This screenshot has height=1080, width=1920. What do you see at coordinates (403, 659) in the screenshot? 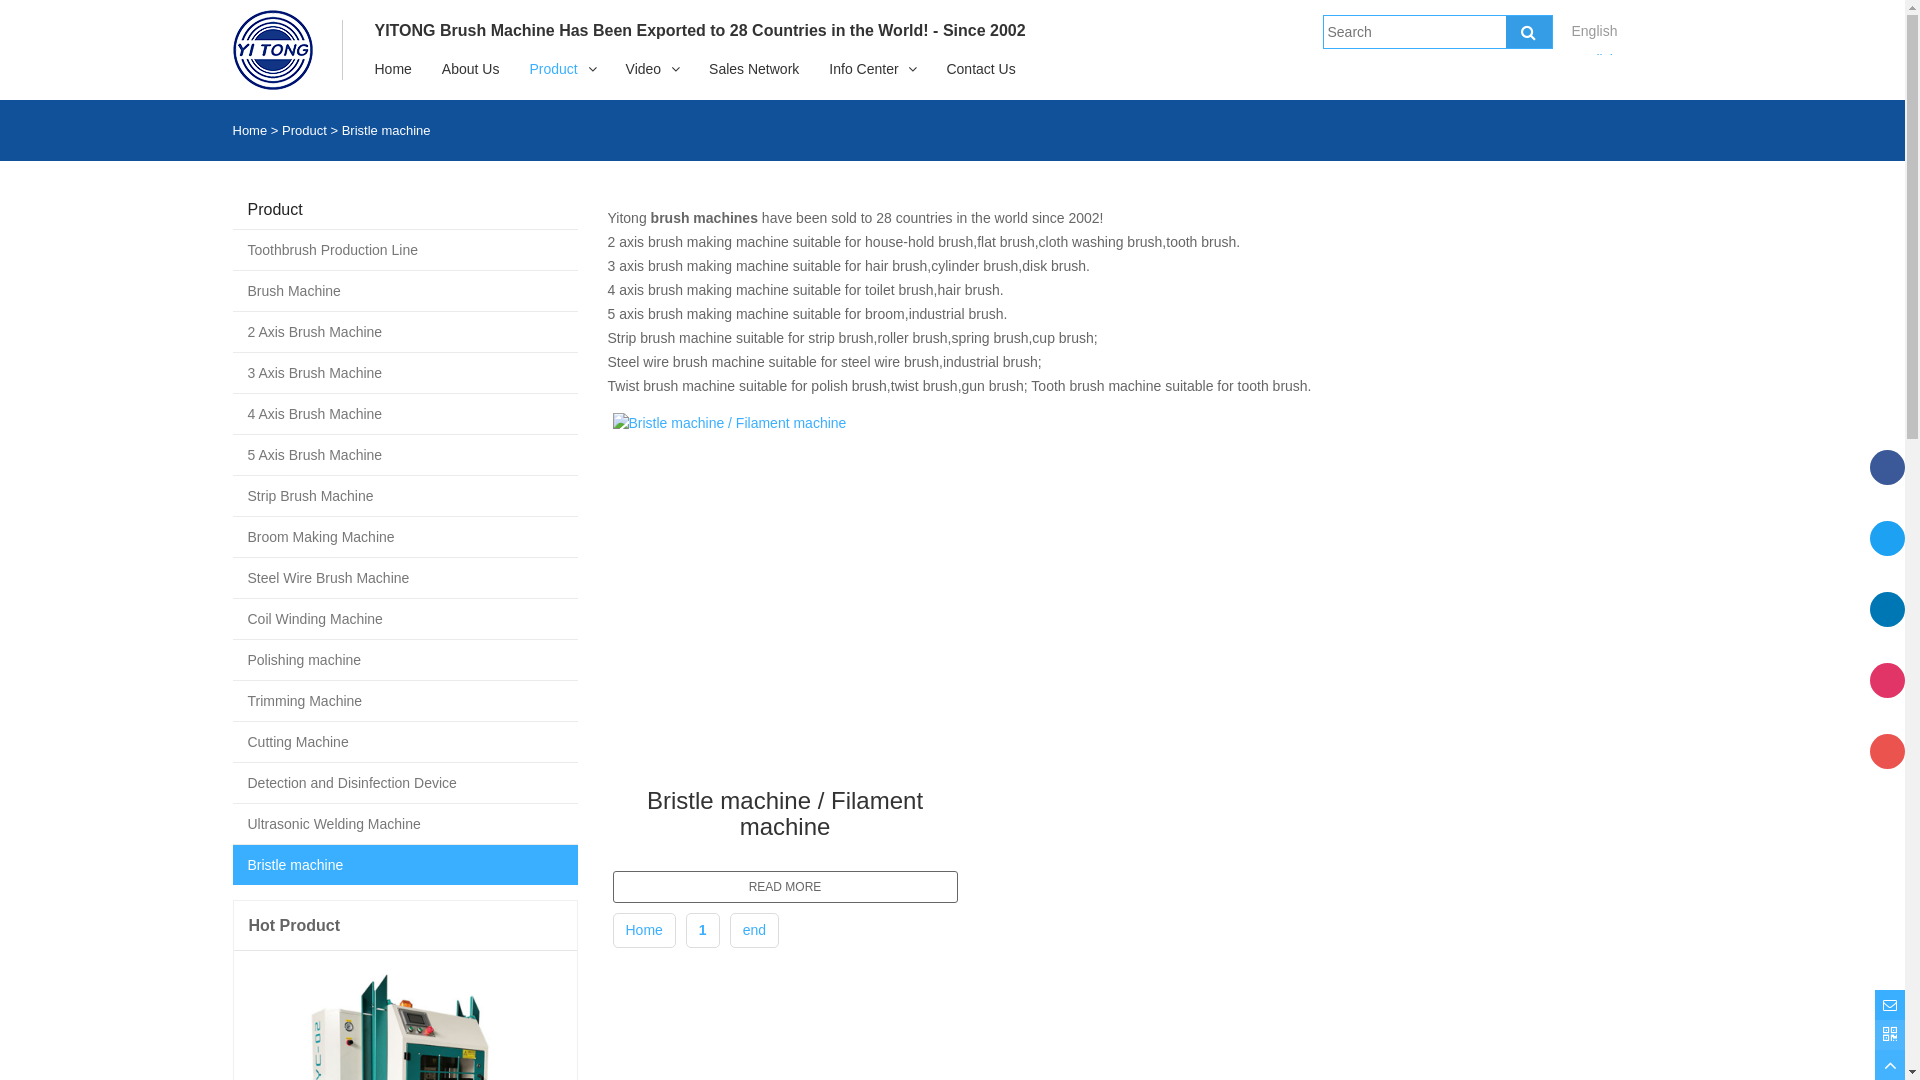
I see `'Polishing machine'` at bounding box center [403, 659].